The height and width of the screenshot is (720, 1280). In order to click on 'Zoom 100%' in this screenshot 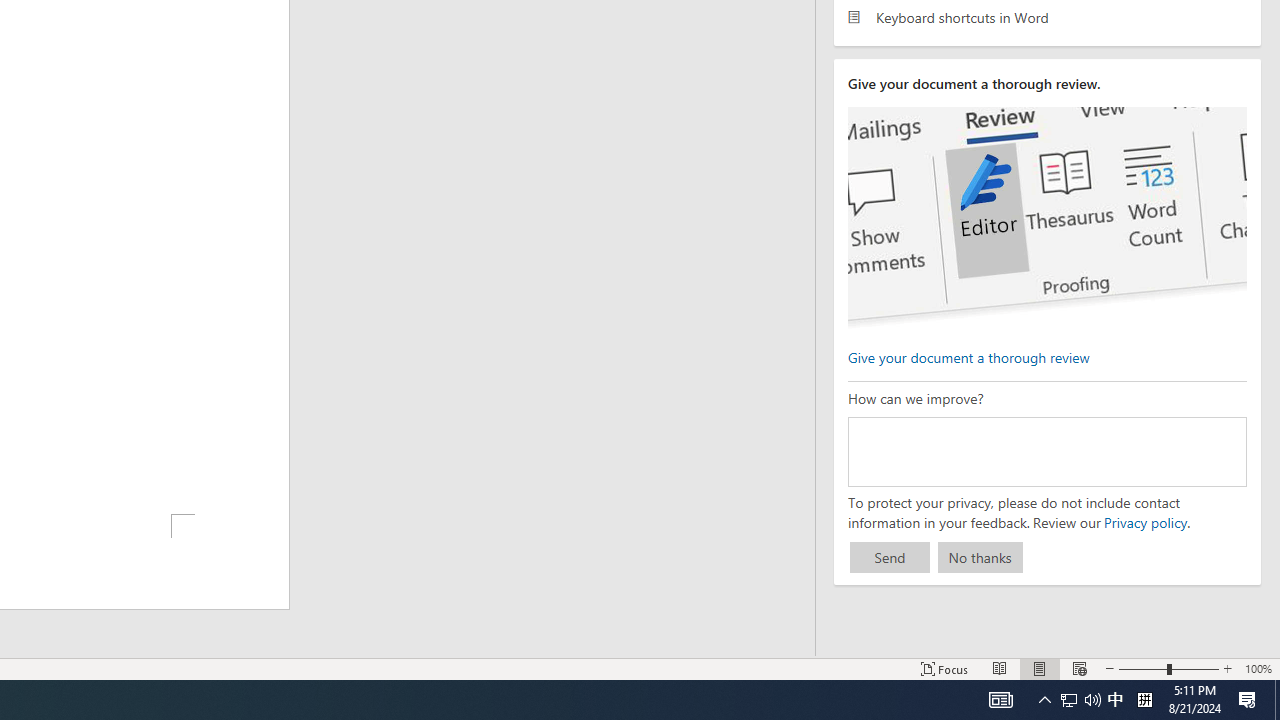, I will do `click(1257, 669)`.